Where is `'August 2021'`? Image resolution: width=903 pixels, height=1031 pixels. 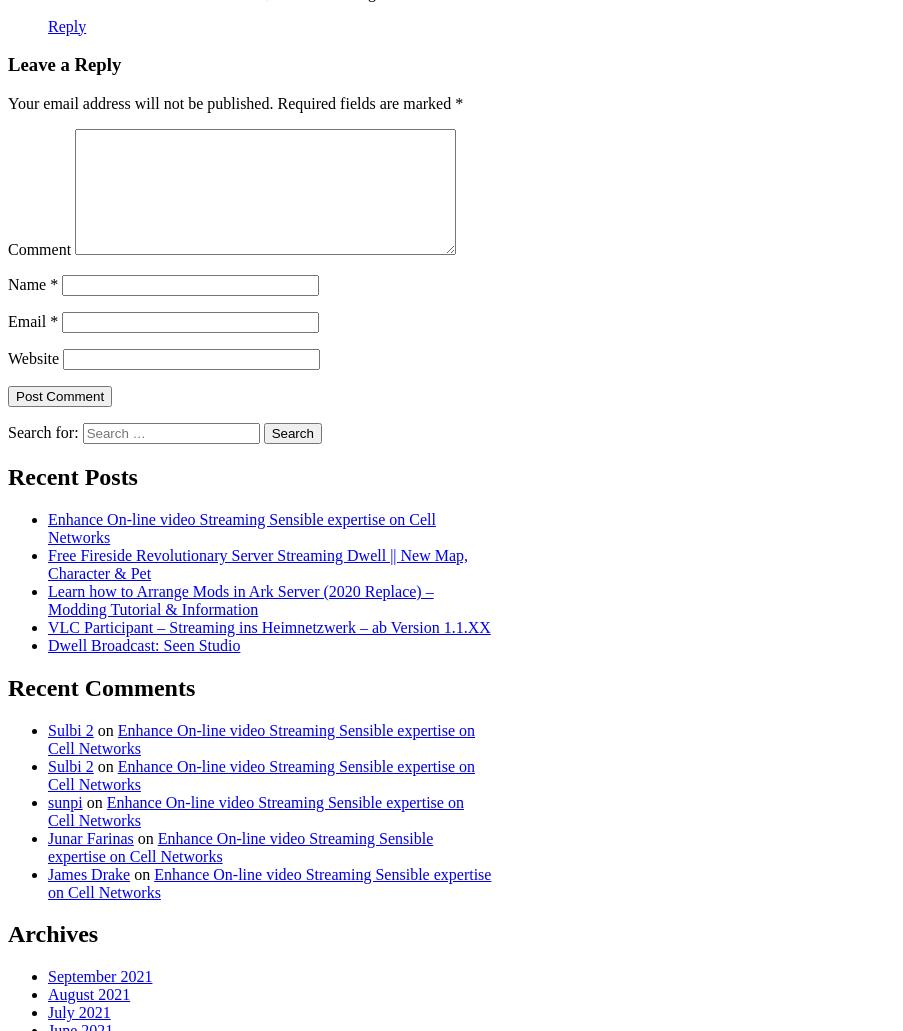
'August 2021' is located at coordinates (47, 993).